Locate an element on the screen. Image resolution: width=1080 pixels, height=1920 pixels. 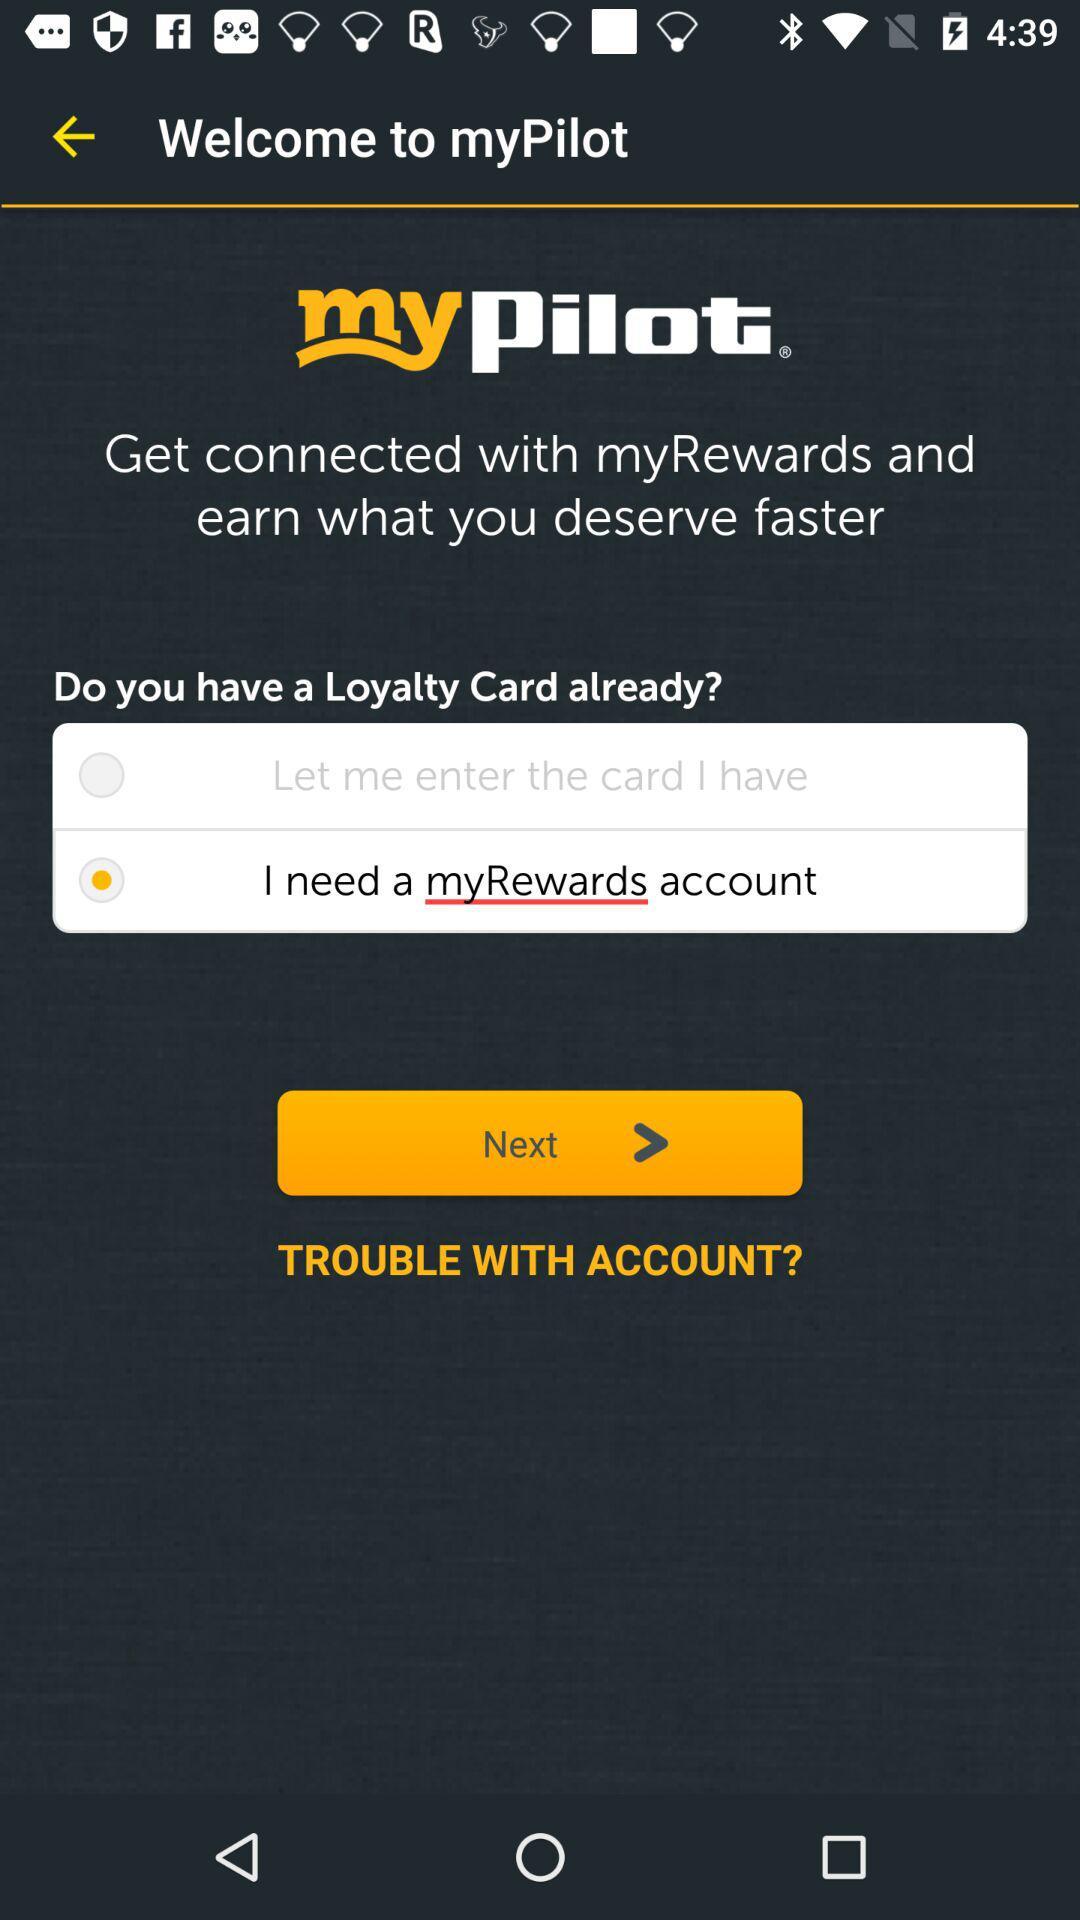
next is located at coordinates (540, 1142).